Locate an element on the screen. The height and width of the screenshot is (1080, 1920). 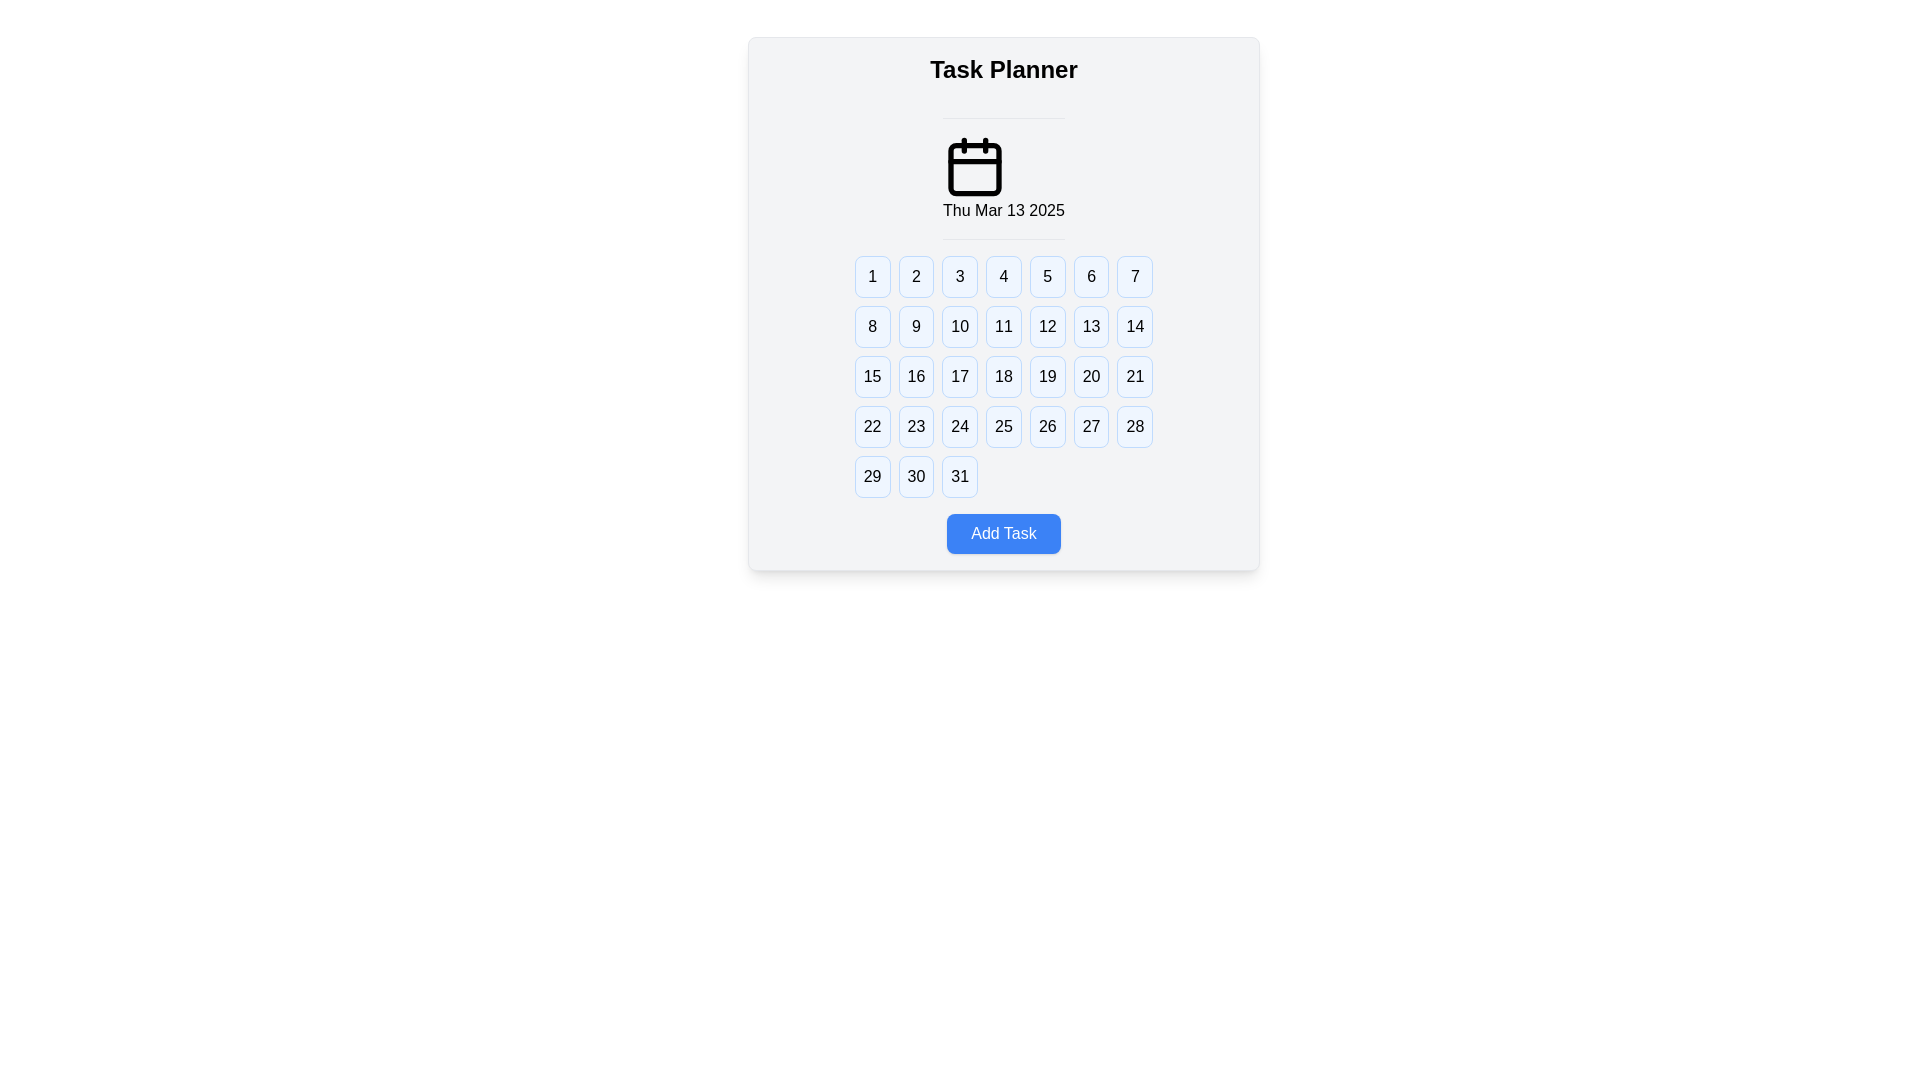
the Calendar Day Cell representing the 27th day of the month is located at coordinates (1090, 426).